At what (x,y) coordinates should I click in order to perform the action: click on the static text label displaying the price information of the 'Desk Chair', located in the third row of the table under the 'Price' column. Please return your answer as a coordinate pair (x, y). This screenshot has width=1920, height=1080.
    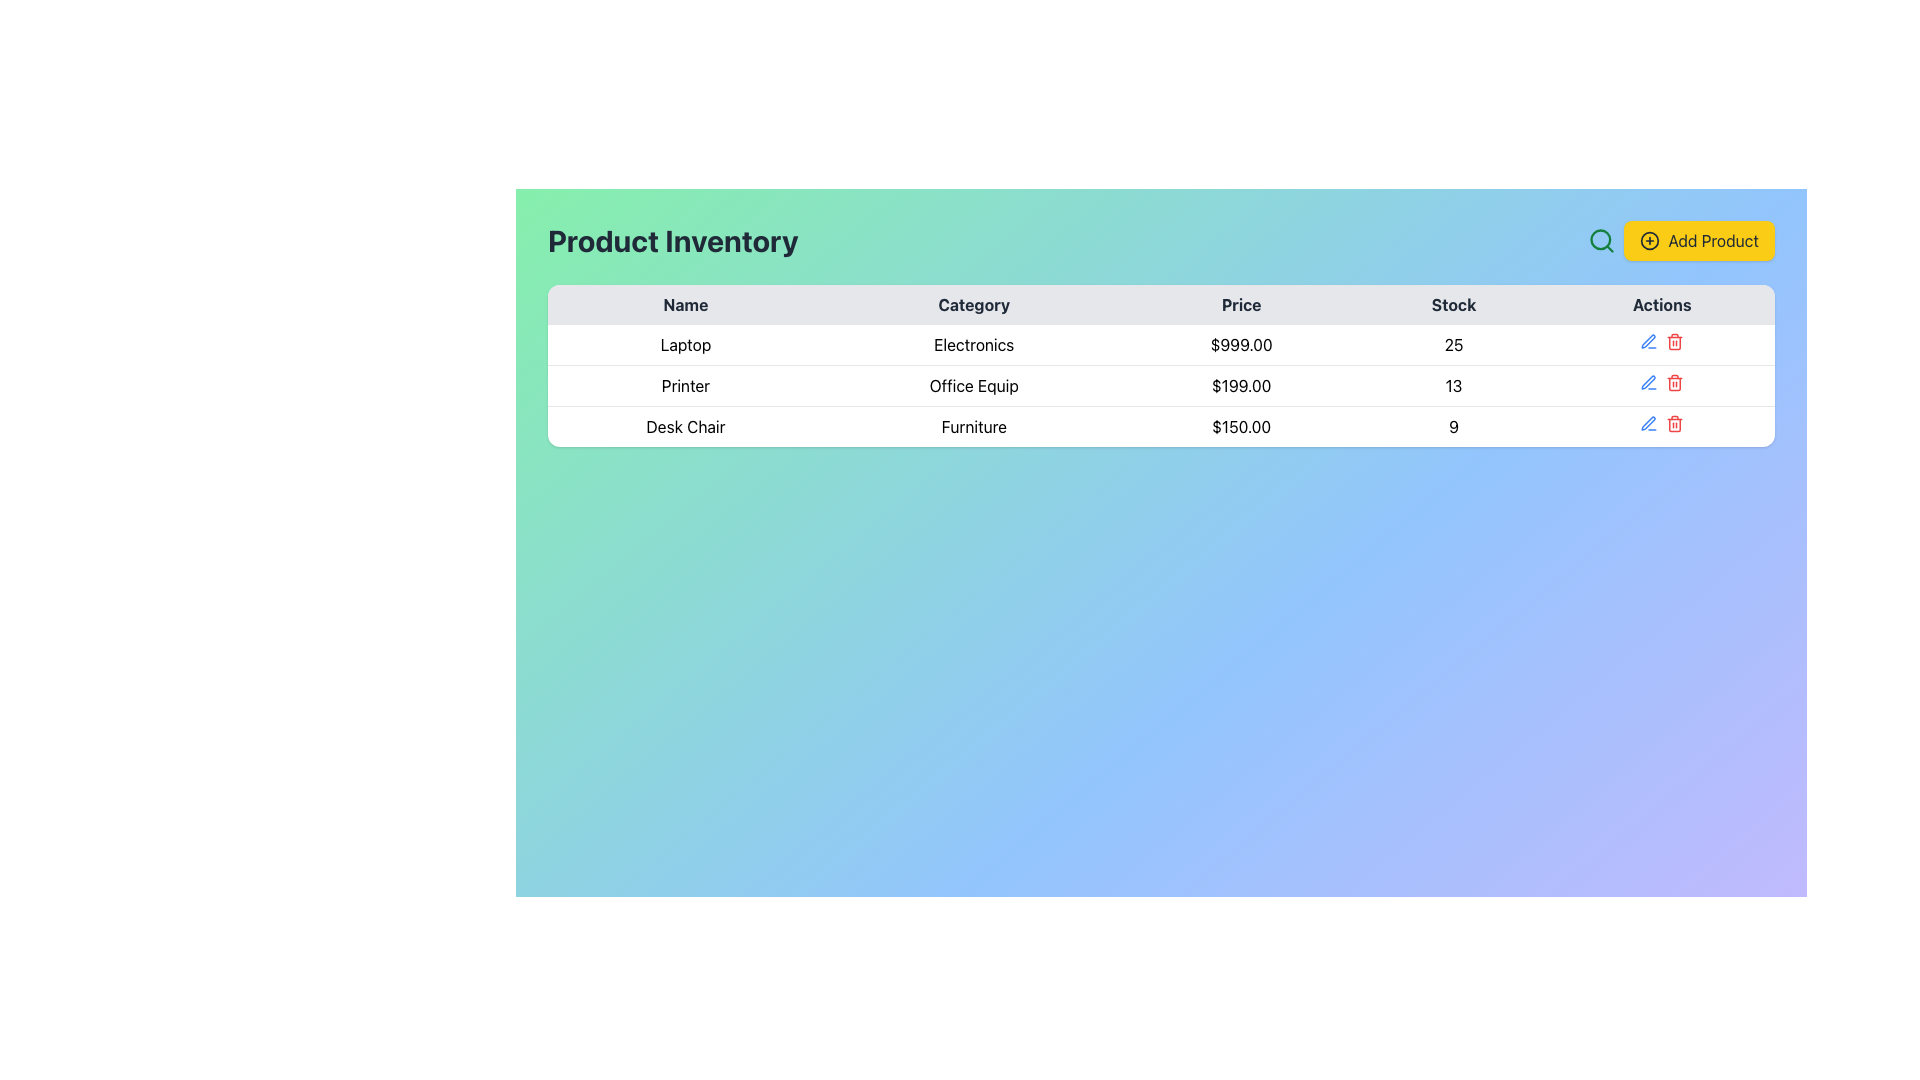
    Looking at the image, I should click on (1240, 425).